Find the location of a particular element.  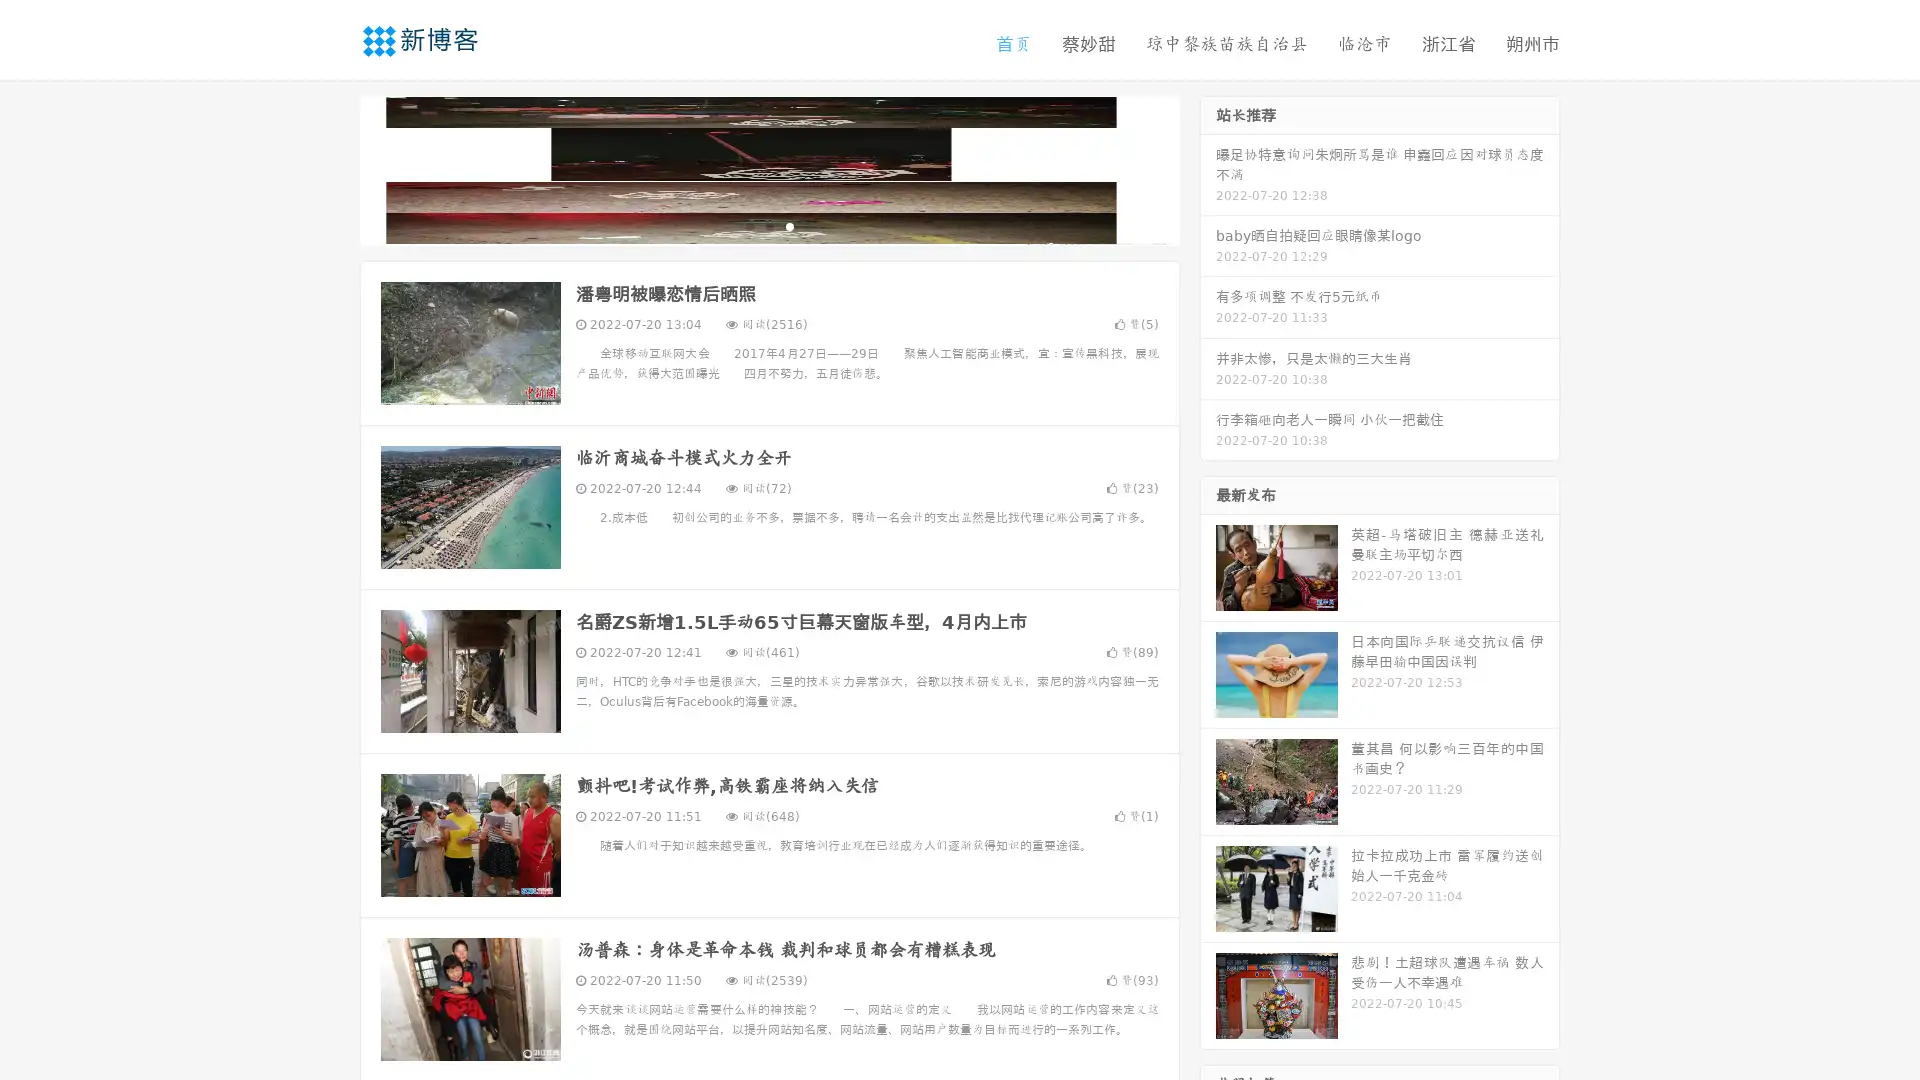

Go to slide 3 is located at coordinates (789, 225).